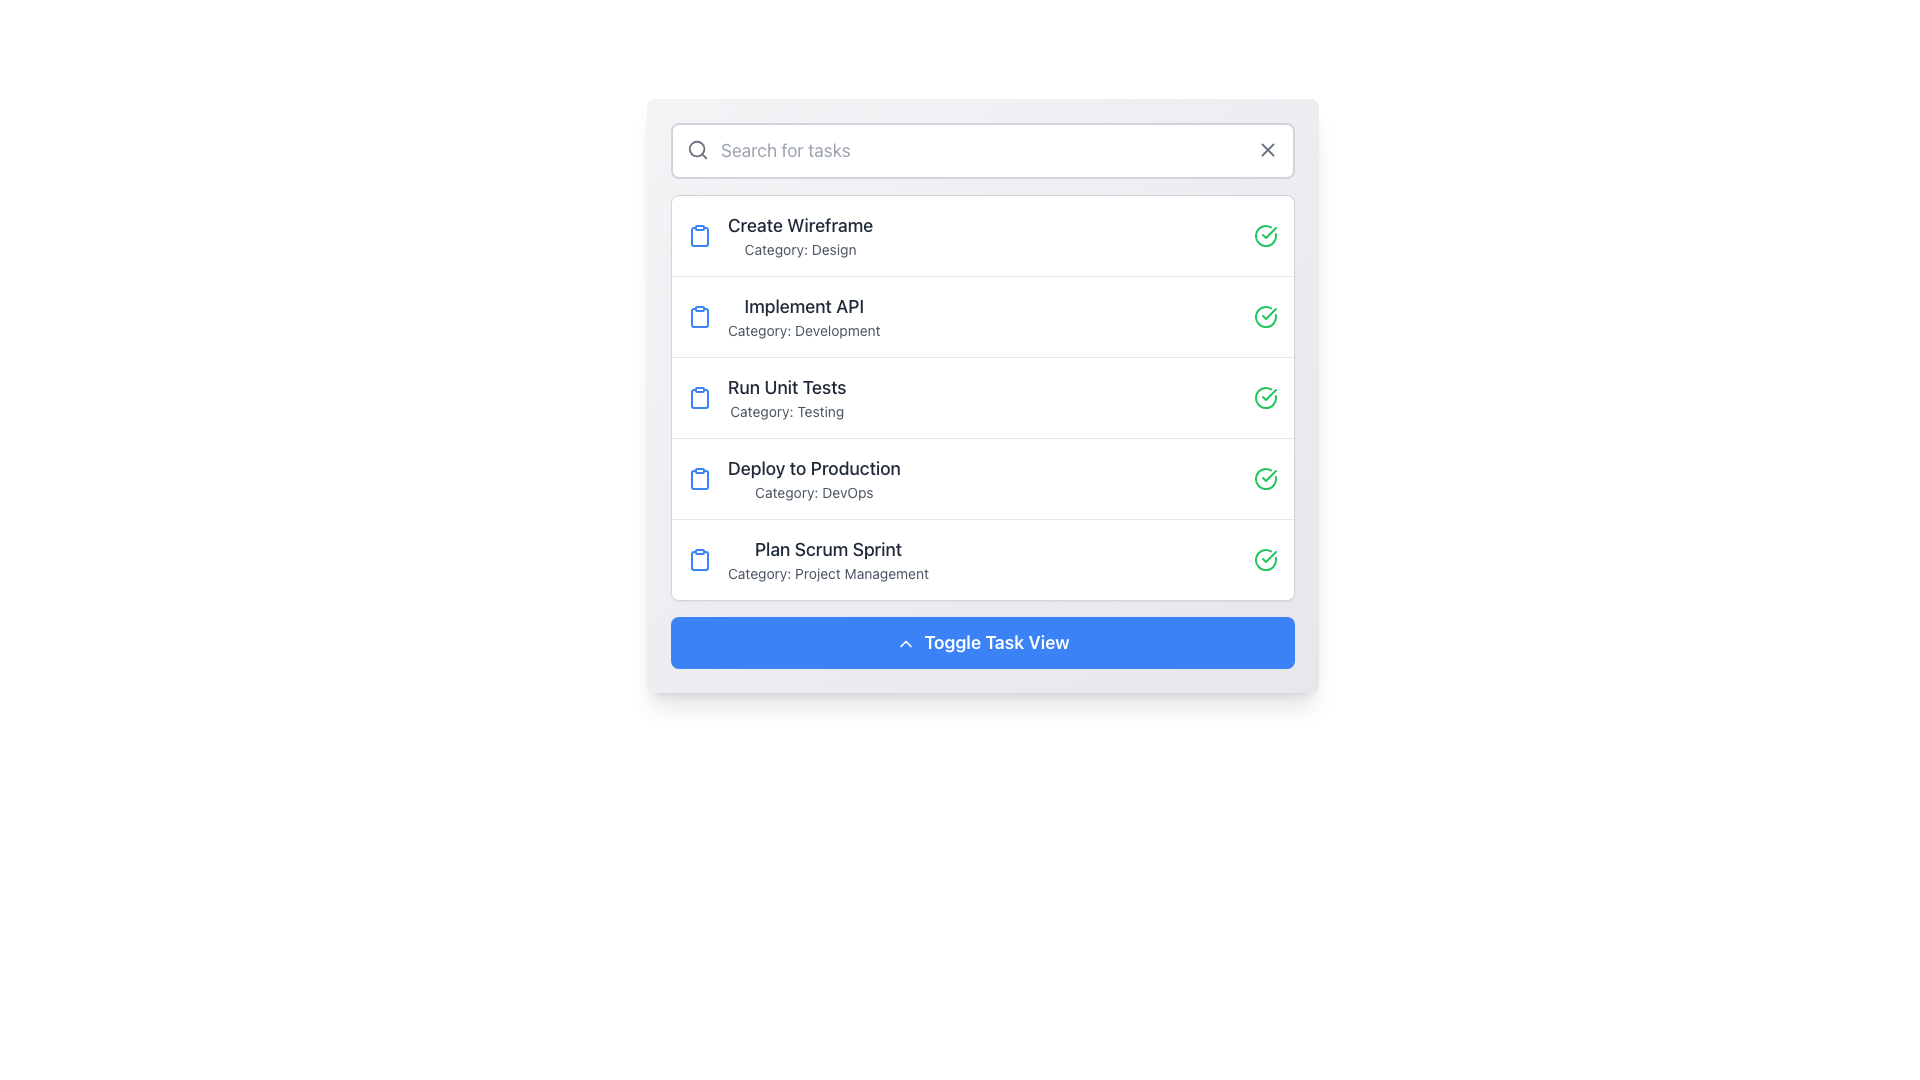  Describe the element at coordinates (800, 234) in the screenshot. I see `the 'Create Wireframe' text element` at that location.